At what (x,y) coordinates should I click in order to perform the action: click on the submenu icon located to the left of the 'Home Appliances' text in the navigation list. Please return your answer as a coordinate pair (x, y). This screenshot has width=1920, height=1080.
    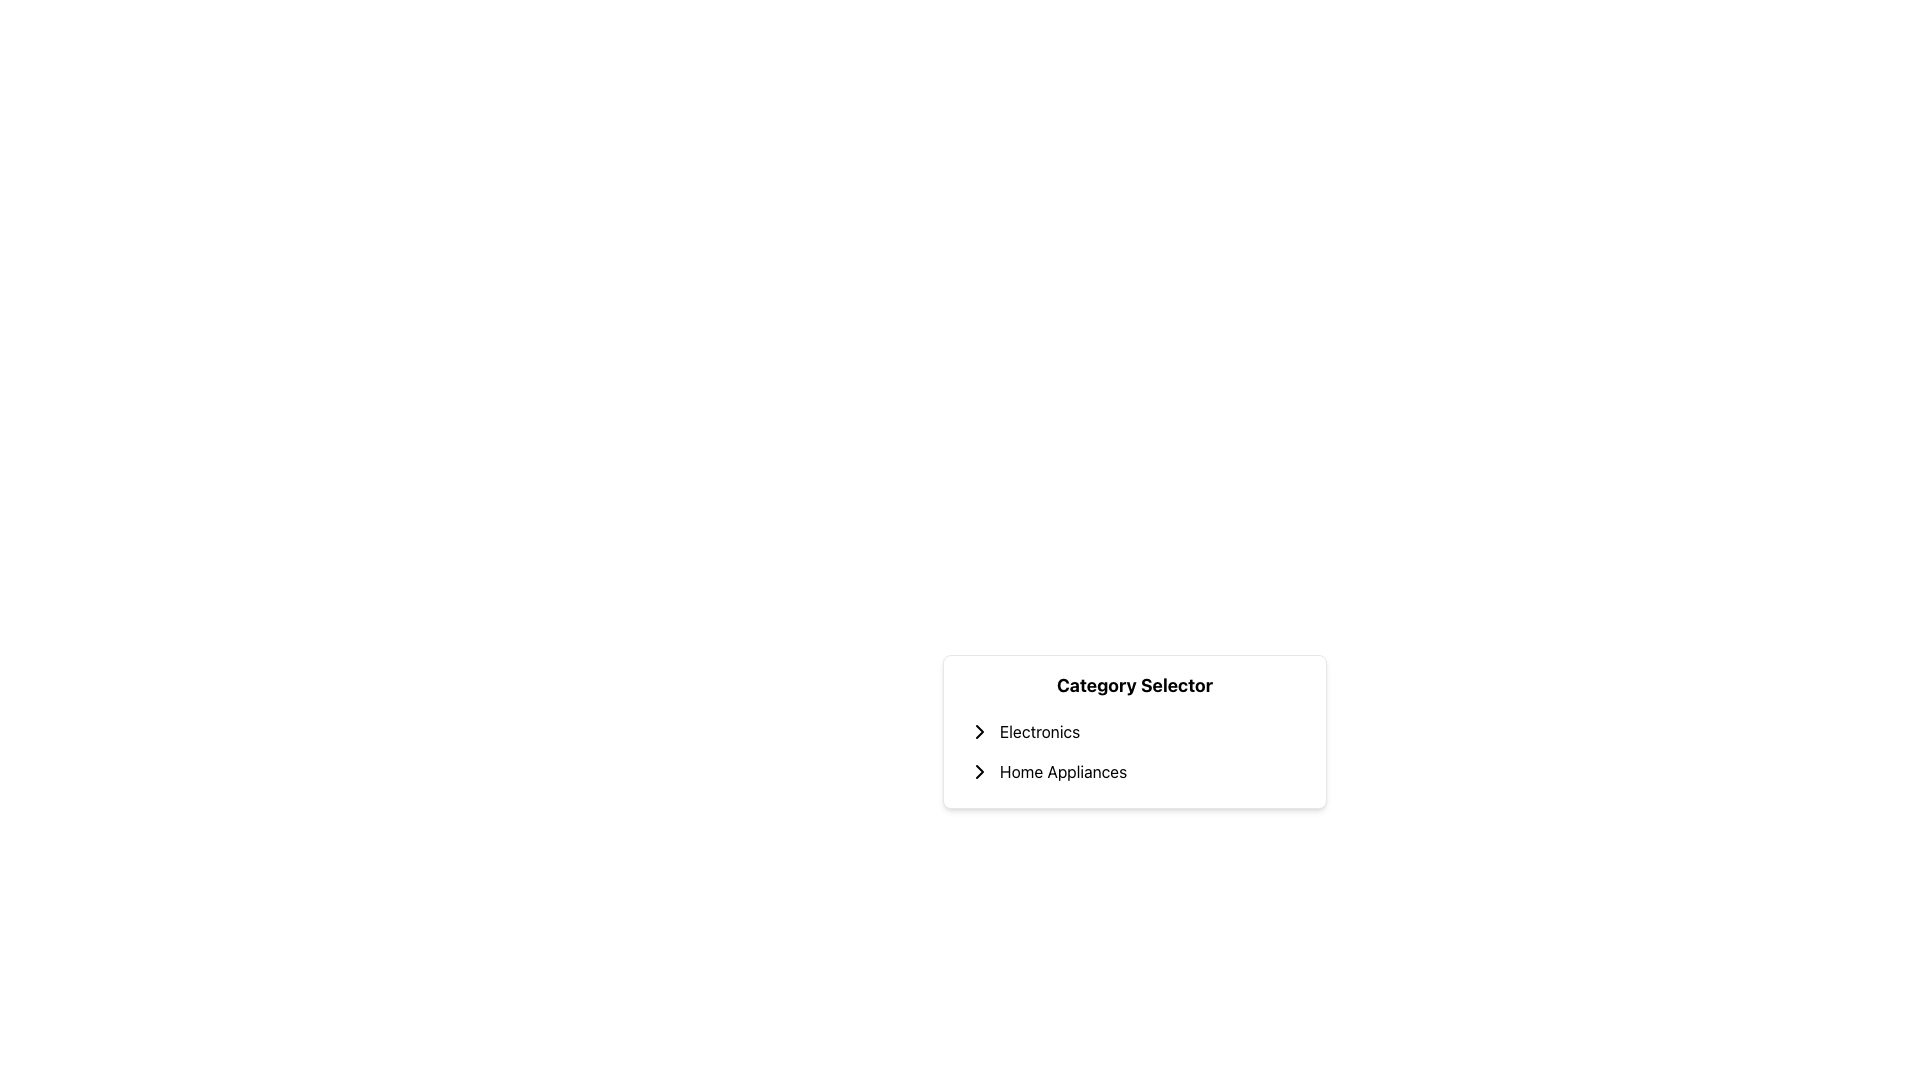
    Looking at the image, I should click on (979, 770).